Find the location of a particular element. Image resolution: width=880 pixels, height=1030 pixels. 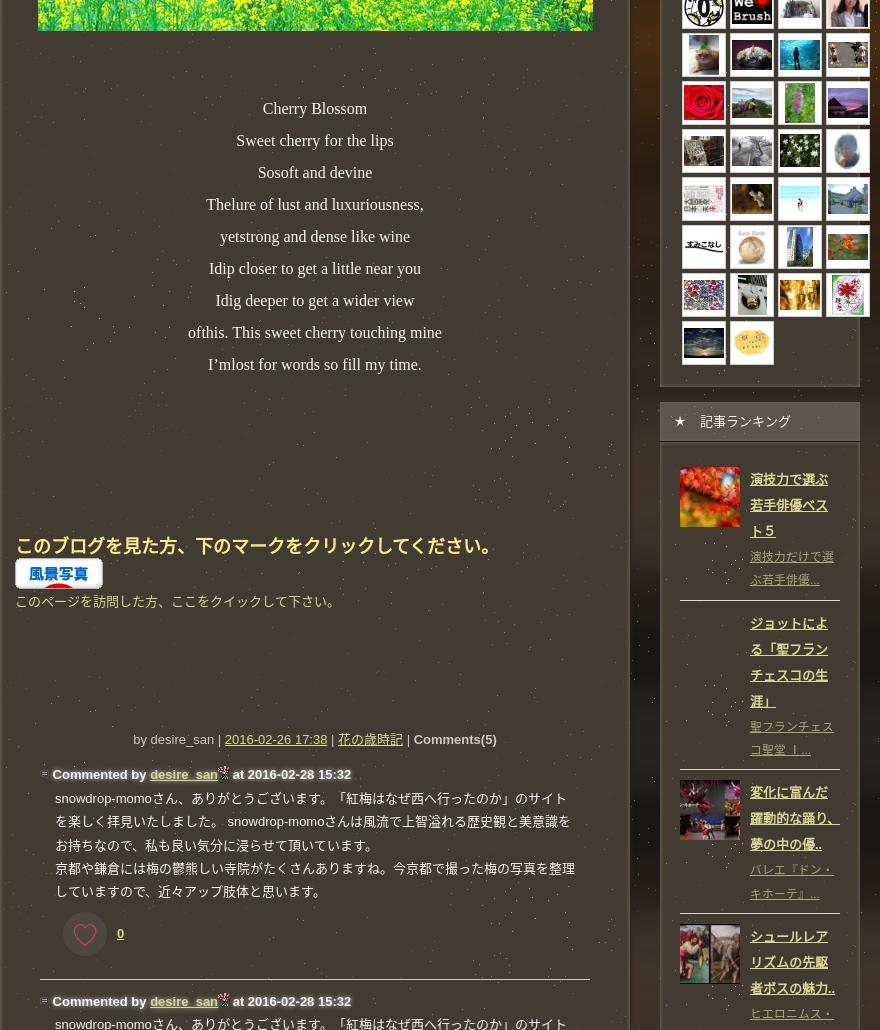

'2016-02-26 17:38' is located at coordinates (275, 739).